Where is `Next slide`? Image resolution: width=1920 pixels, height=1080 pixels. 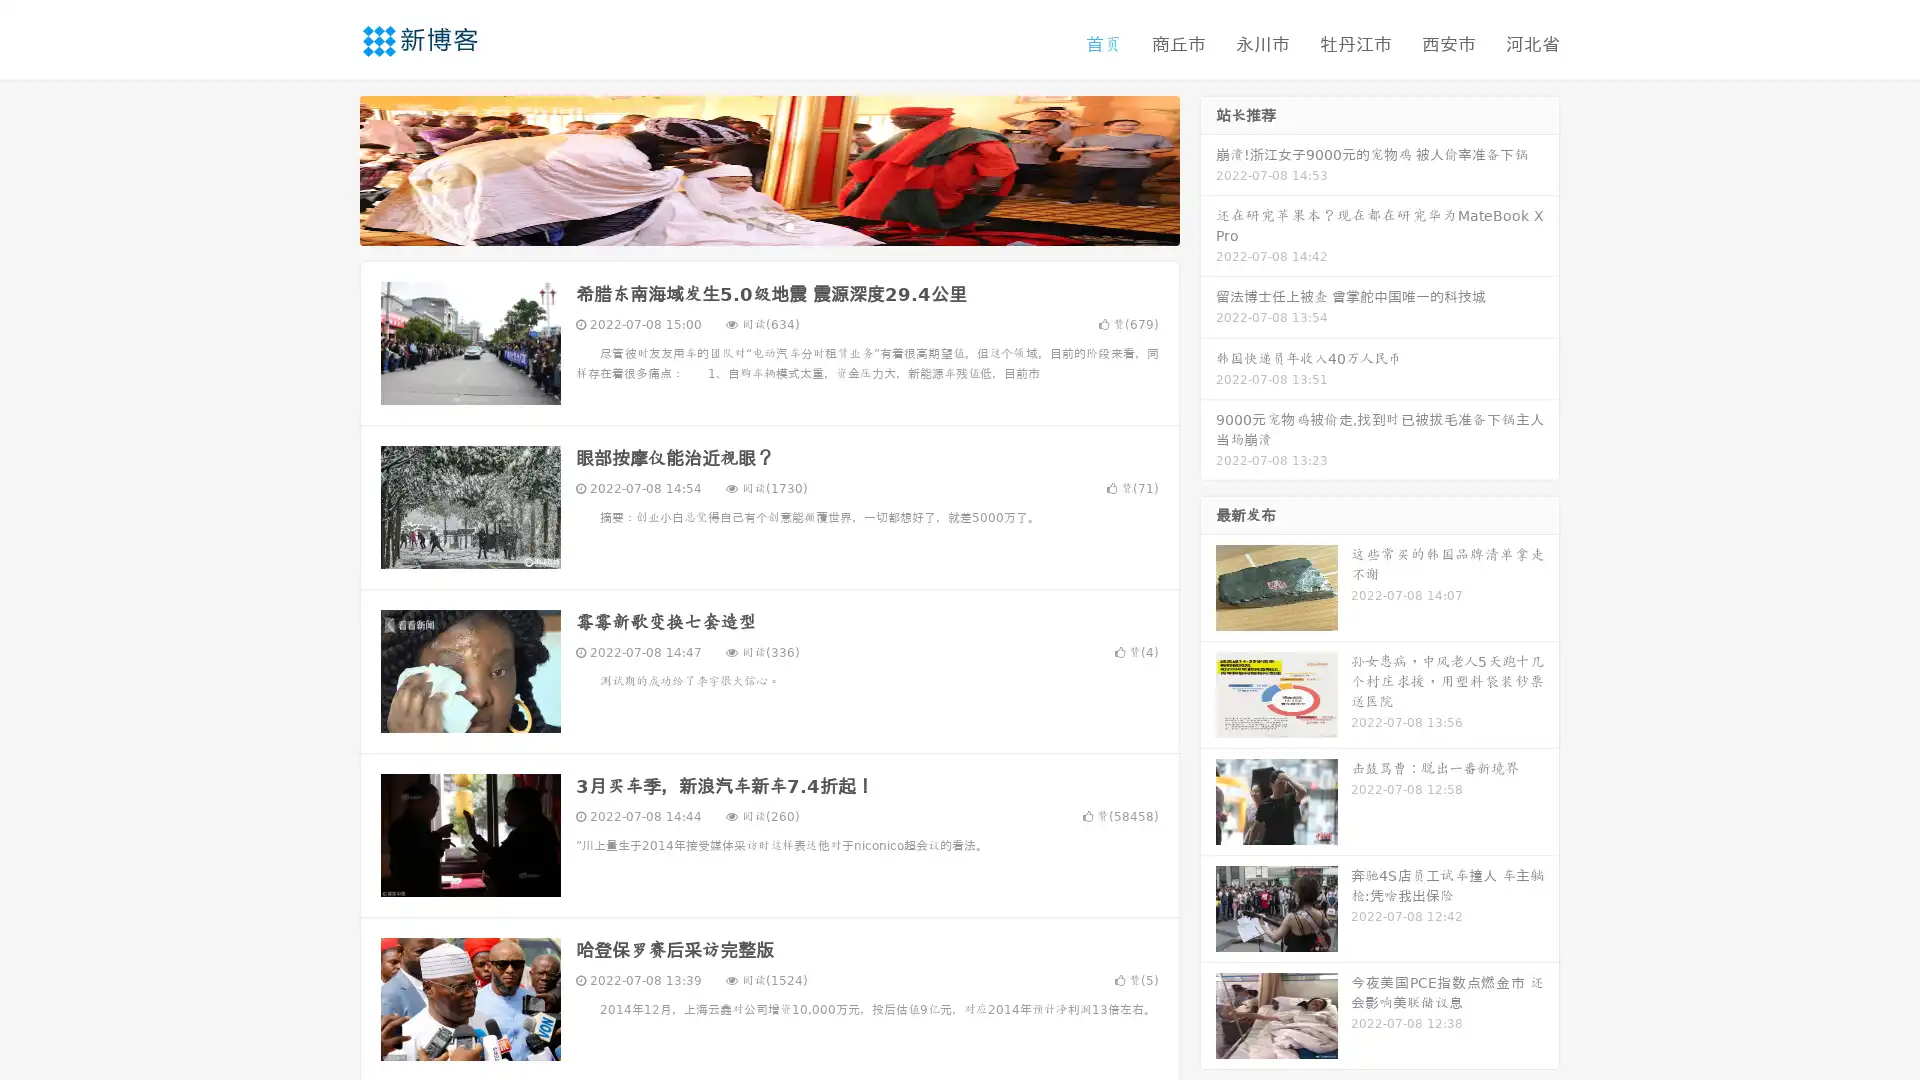
Next slide is located at coordinates (1208, 168).